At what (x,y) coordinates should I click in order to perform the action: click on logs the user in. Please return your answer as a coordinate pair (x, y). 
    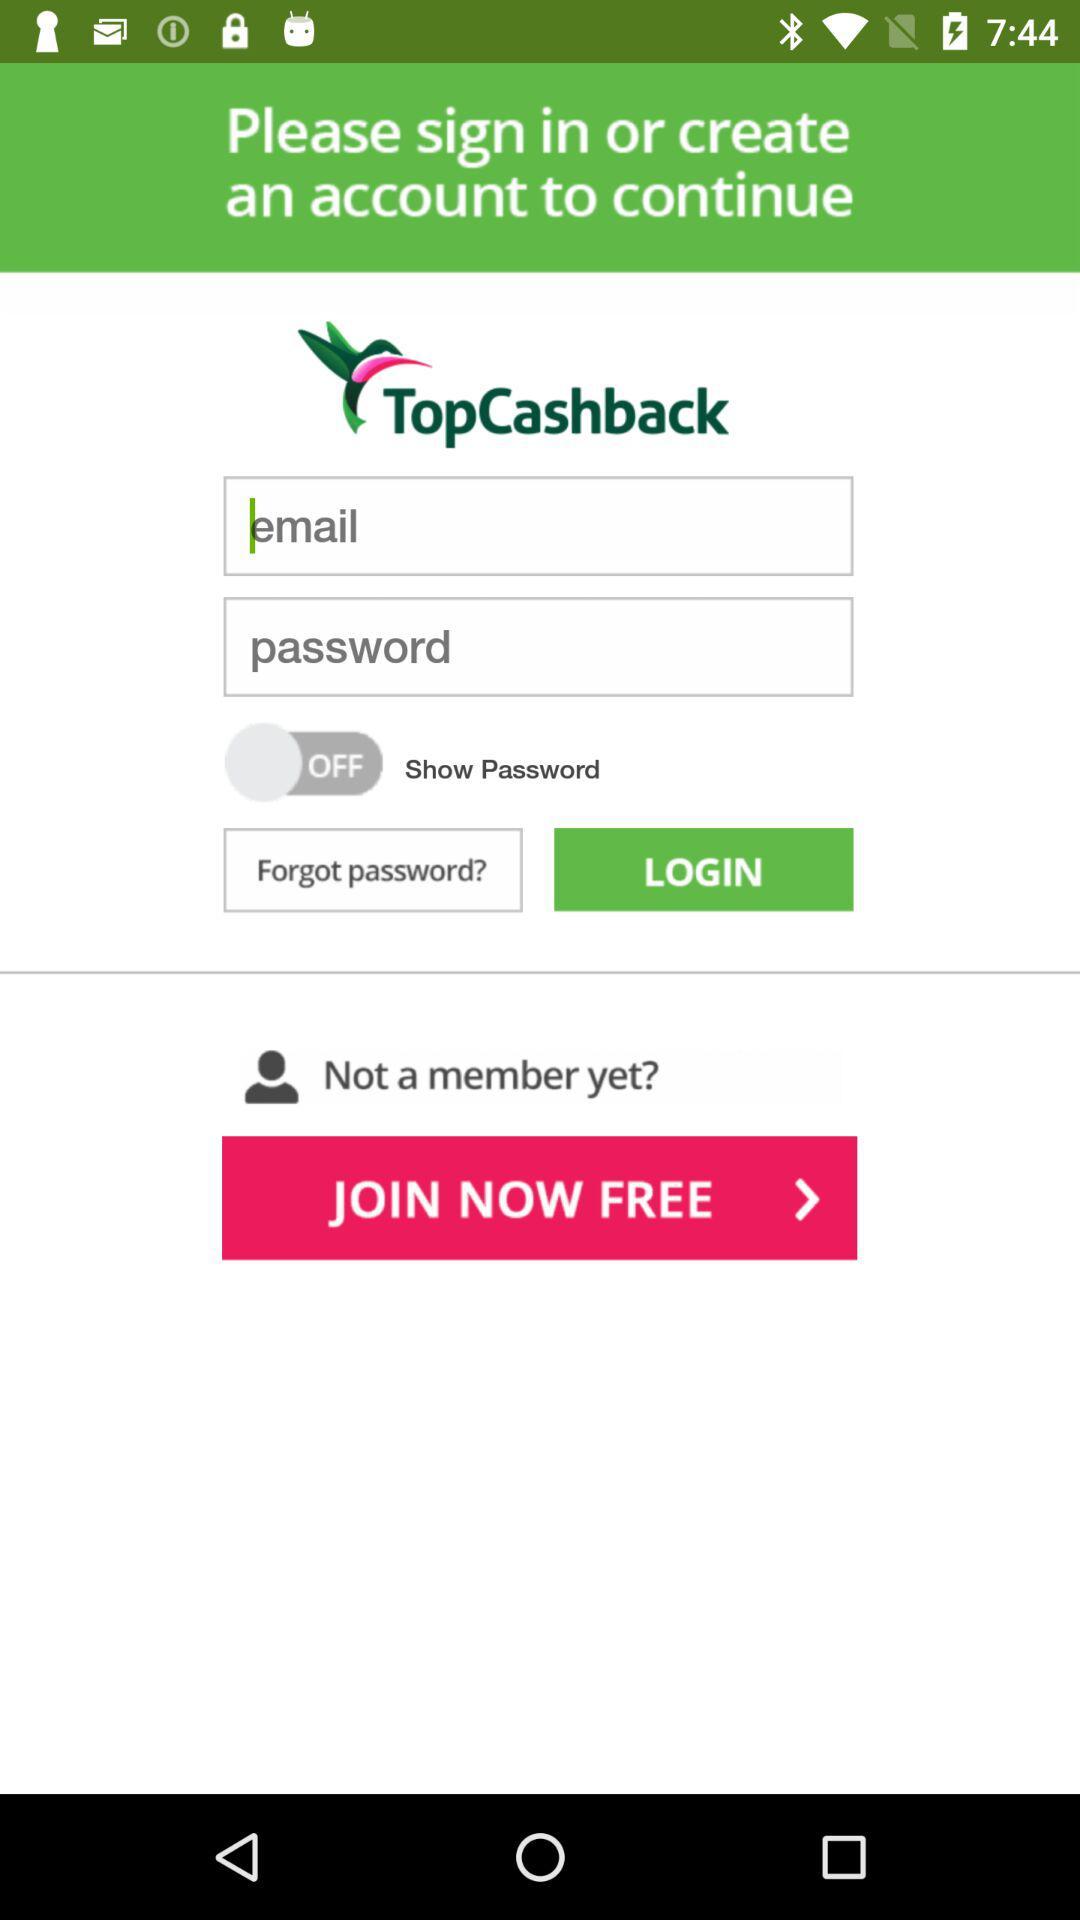
    Looking at the image, I should click on (702, 874).